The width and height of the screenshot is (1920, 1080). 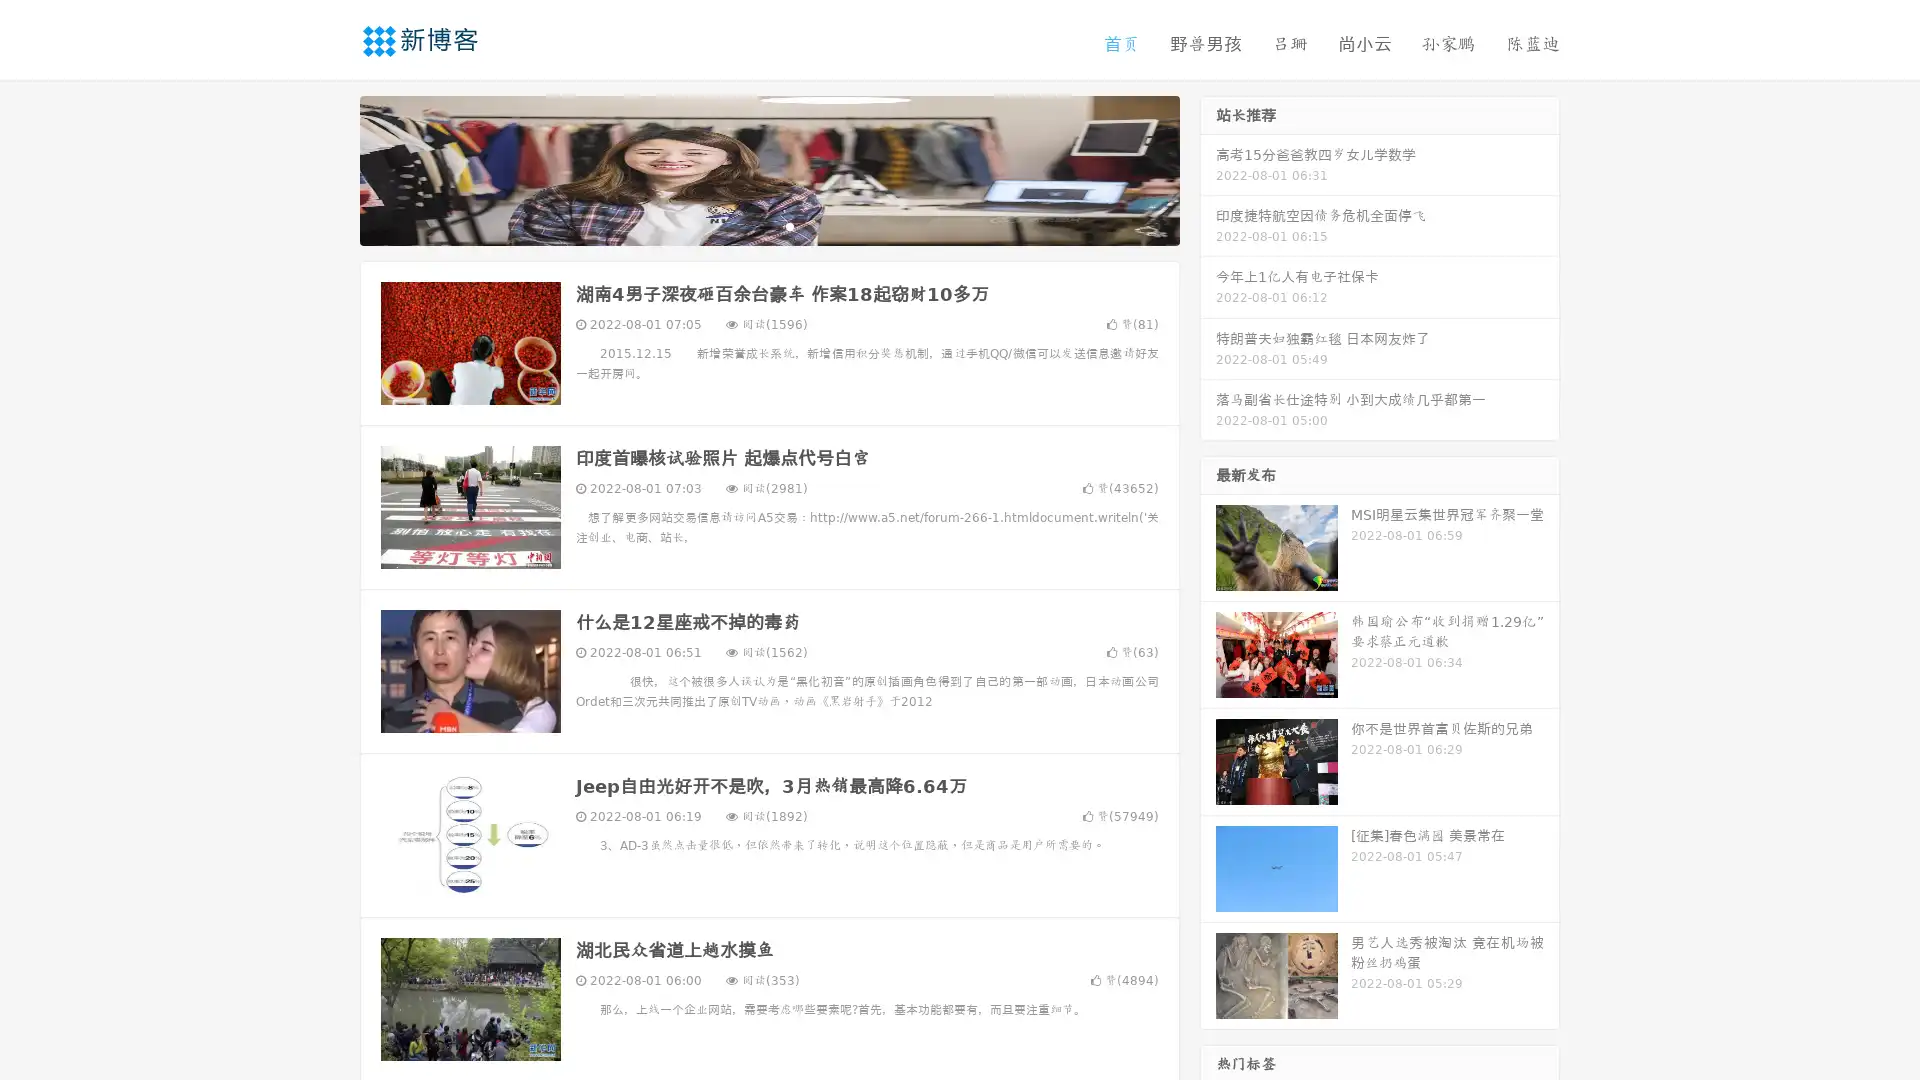 I want to click on Go to slide 3, so click(x=789, y=225).